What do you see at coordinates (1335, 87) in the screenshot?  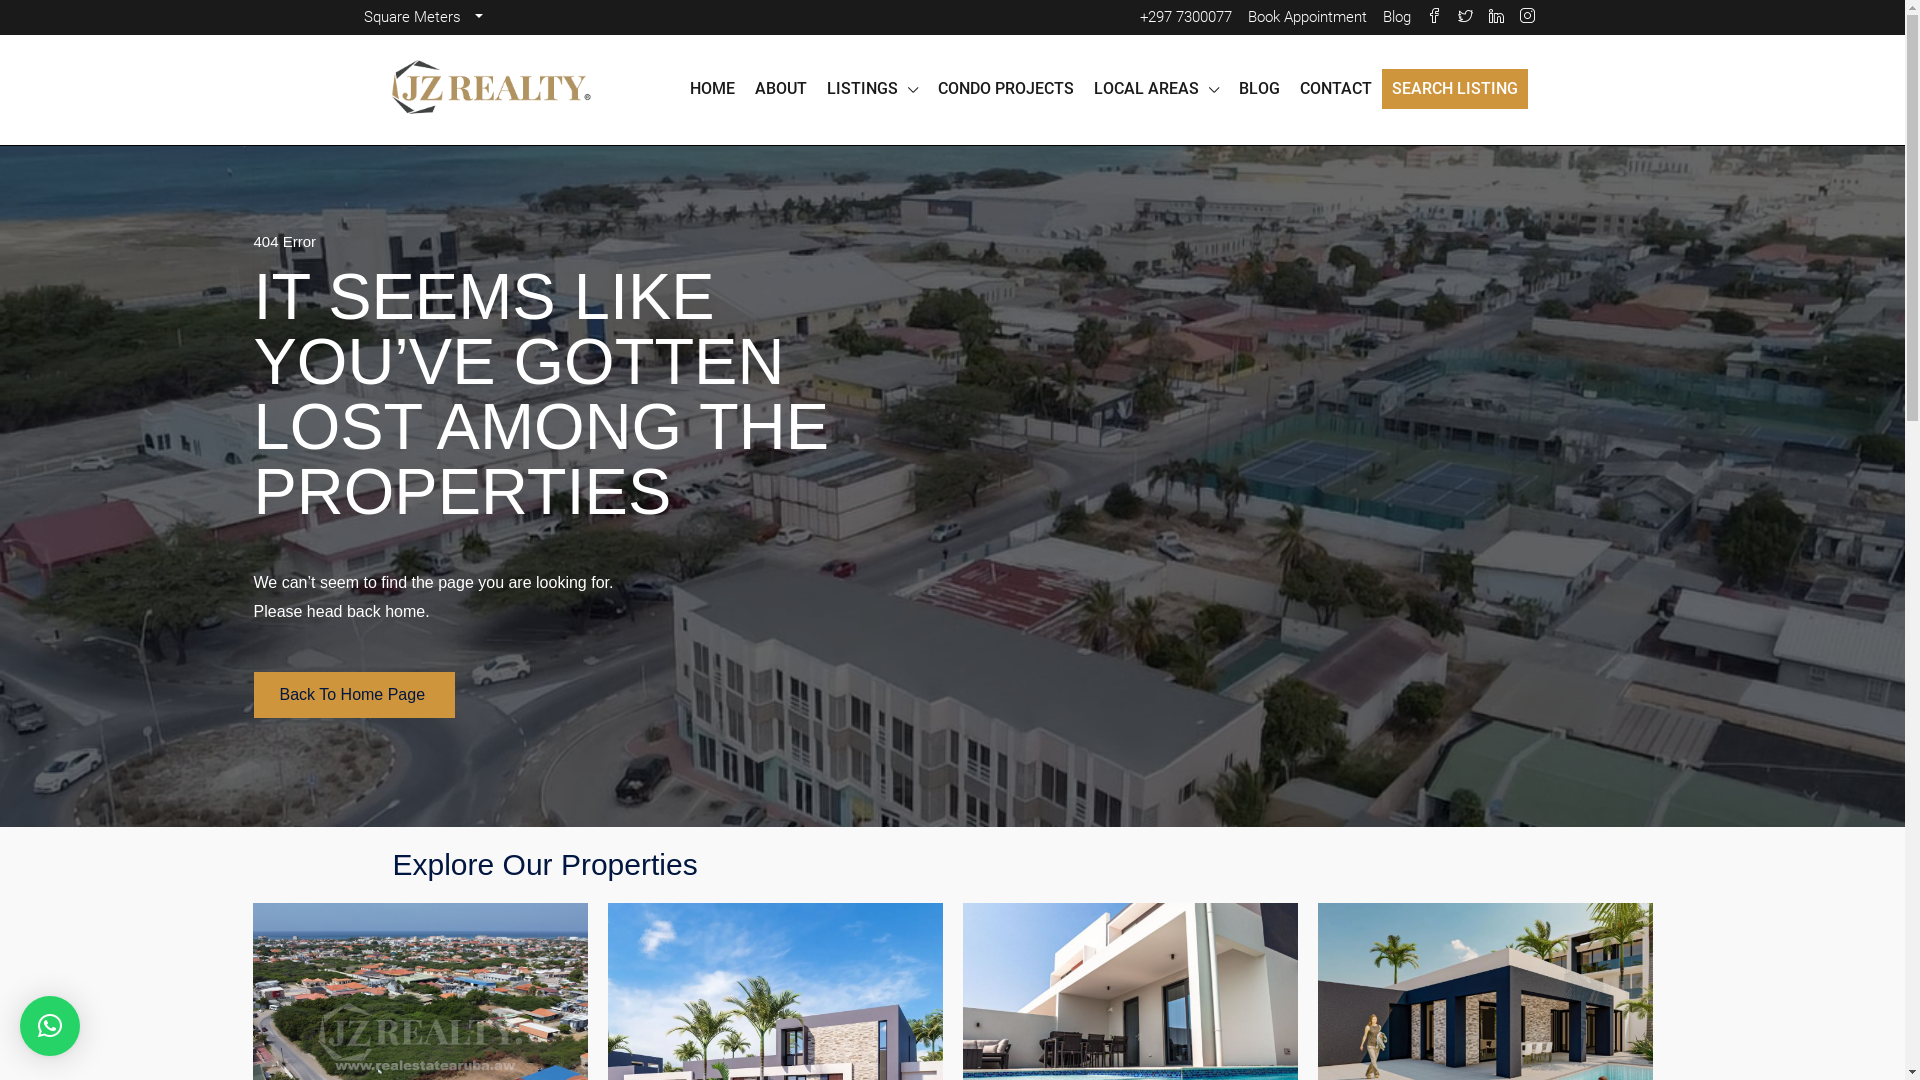 I see `'CONTACT'` at bounding box center [1335, 87].